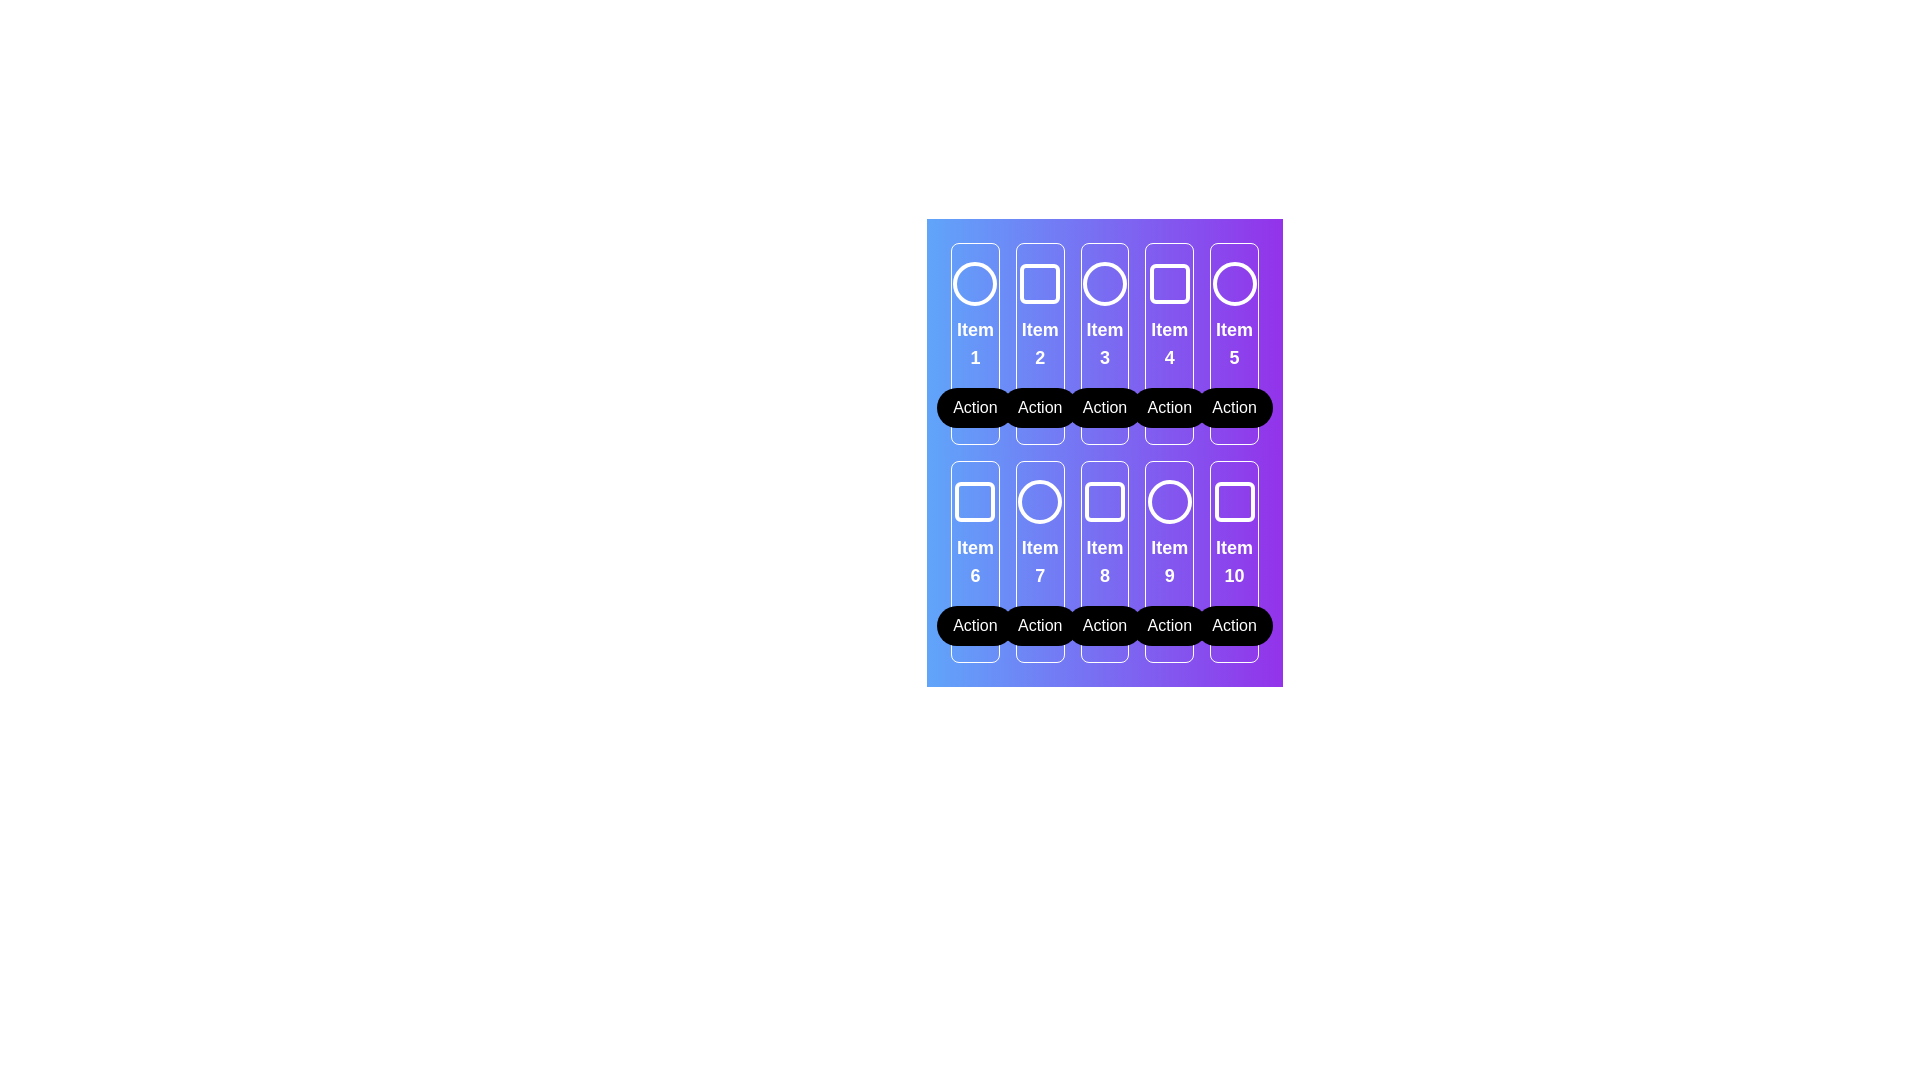  I want to click on the text label located in the second column from the left, positioned below a square icon and above the 'Action' button, so click(1040, 342).